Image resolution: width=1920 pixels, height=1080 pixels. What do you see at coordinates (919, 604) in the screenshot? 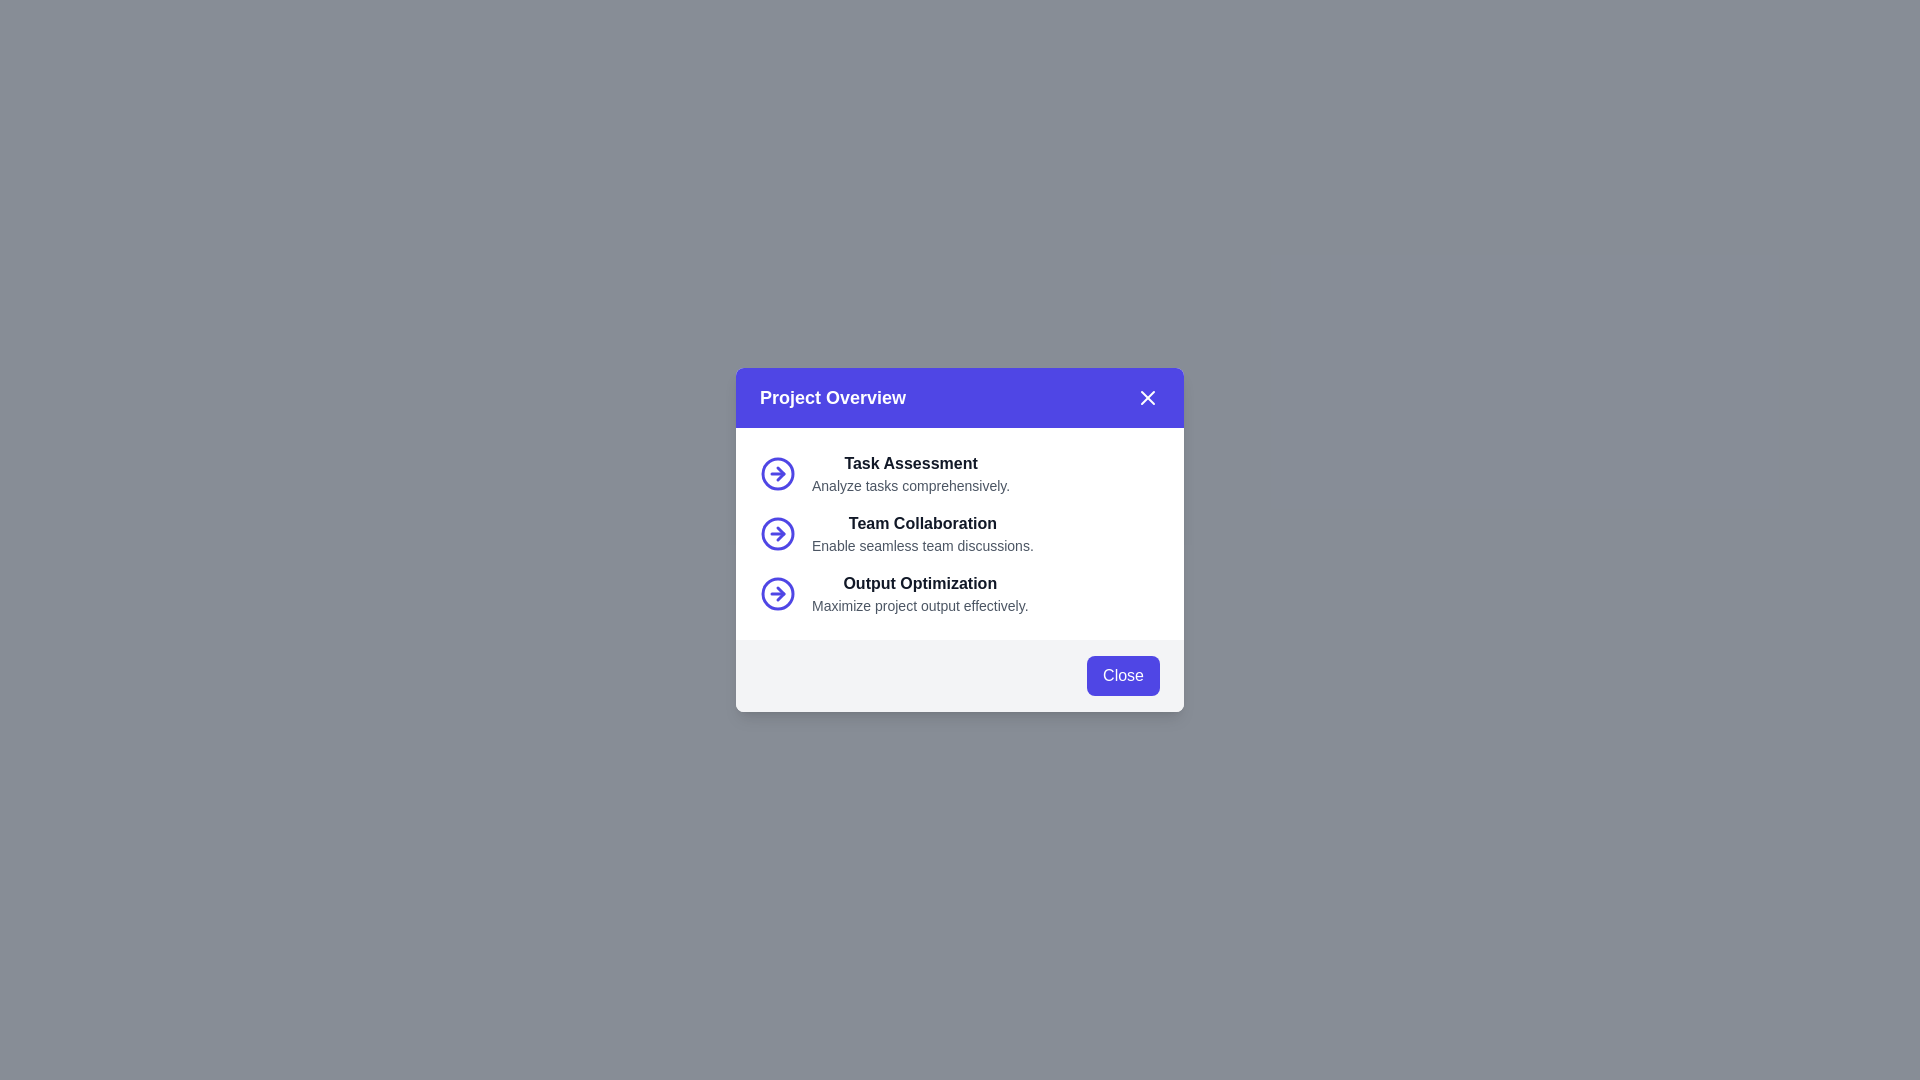
I see `the less prominent text phrase styled in small font and light gray color located directly below the 'Output Optimization' title in the center card of the interface` at bounding box center [919, 604].